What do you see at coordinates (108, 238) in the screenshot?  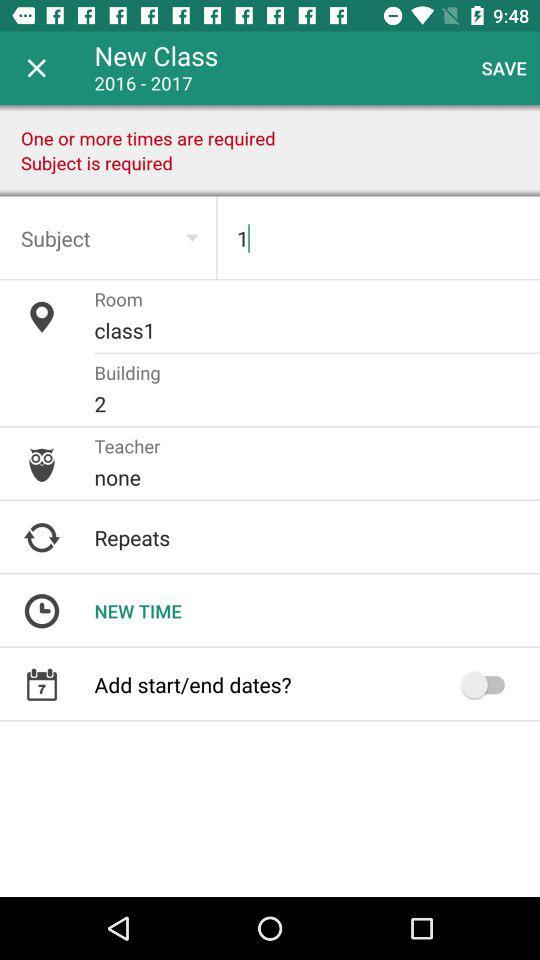 I see `subject` at bounding box center [108, 238].